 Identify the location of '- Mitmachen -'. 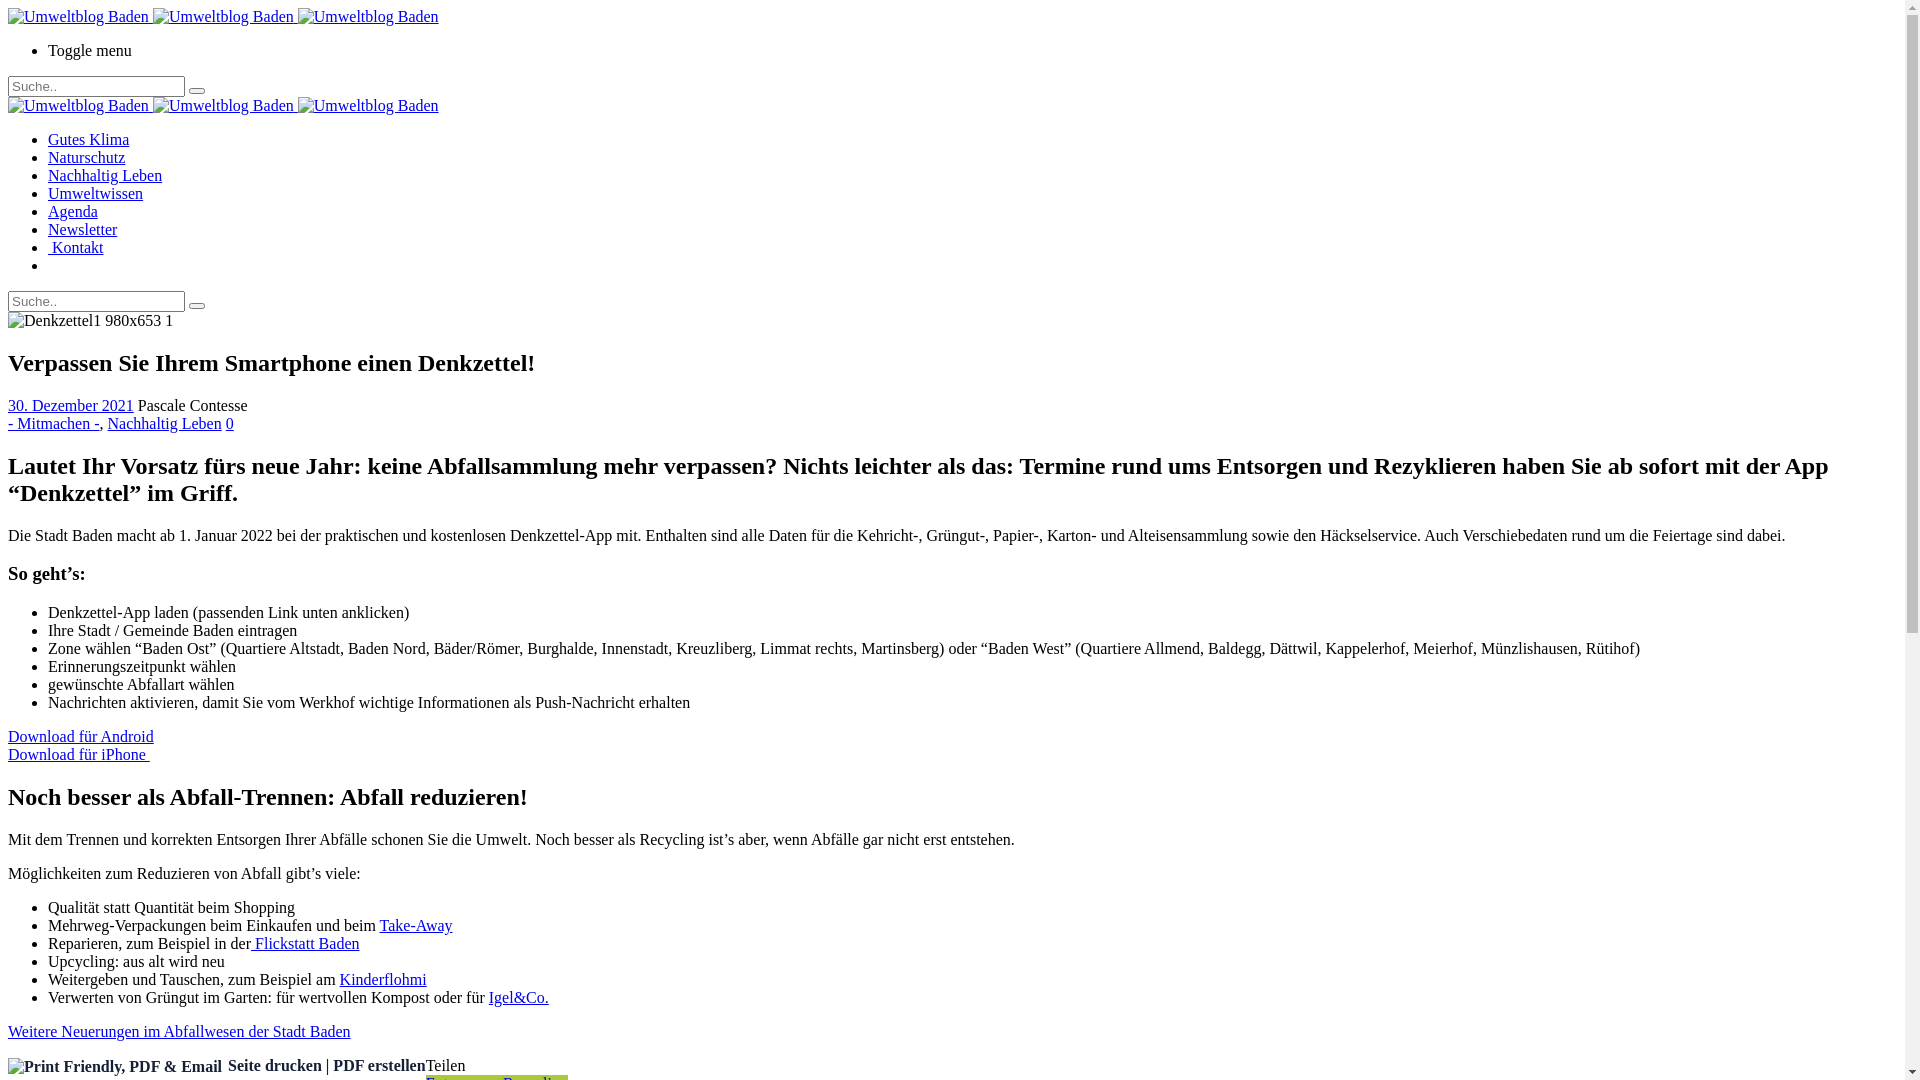
(53, 422).